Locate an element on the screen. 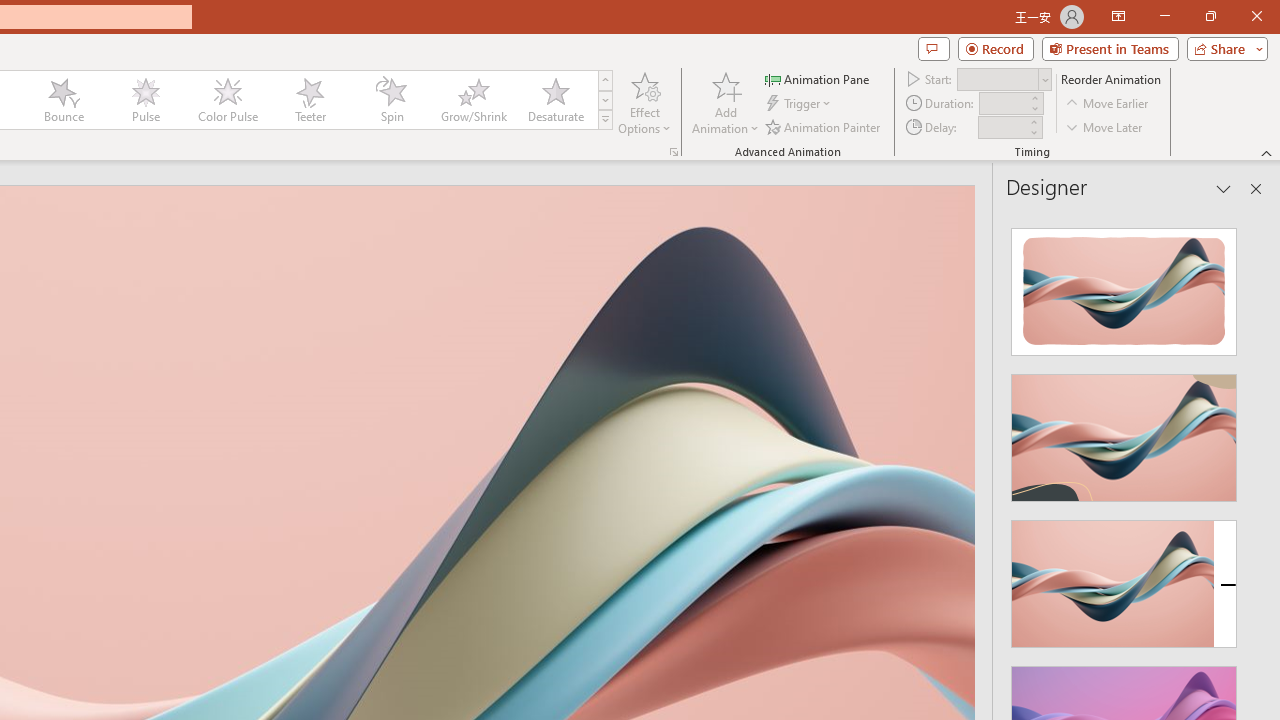 The width and height of the screenshot is (1280, 720). 'Move Later' is located at coordinates (1104, 127).